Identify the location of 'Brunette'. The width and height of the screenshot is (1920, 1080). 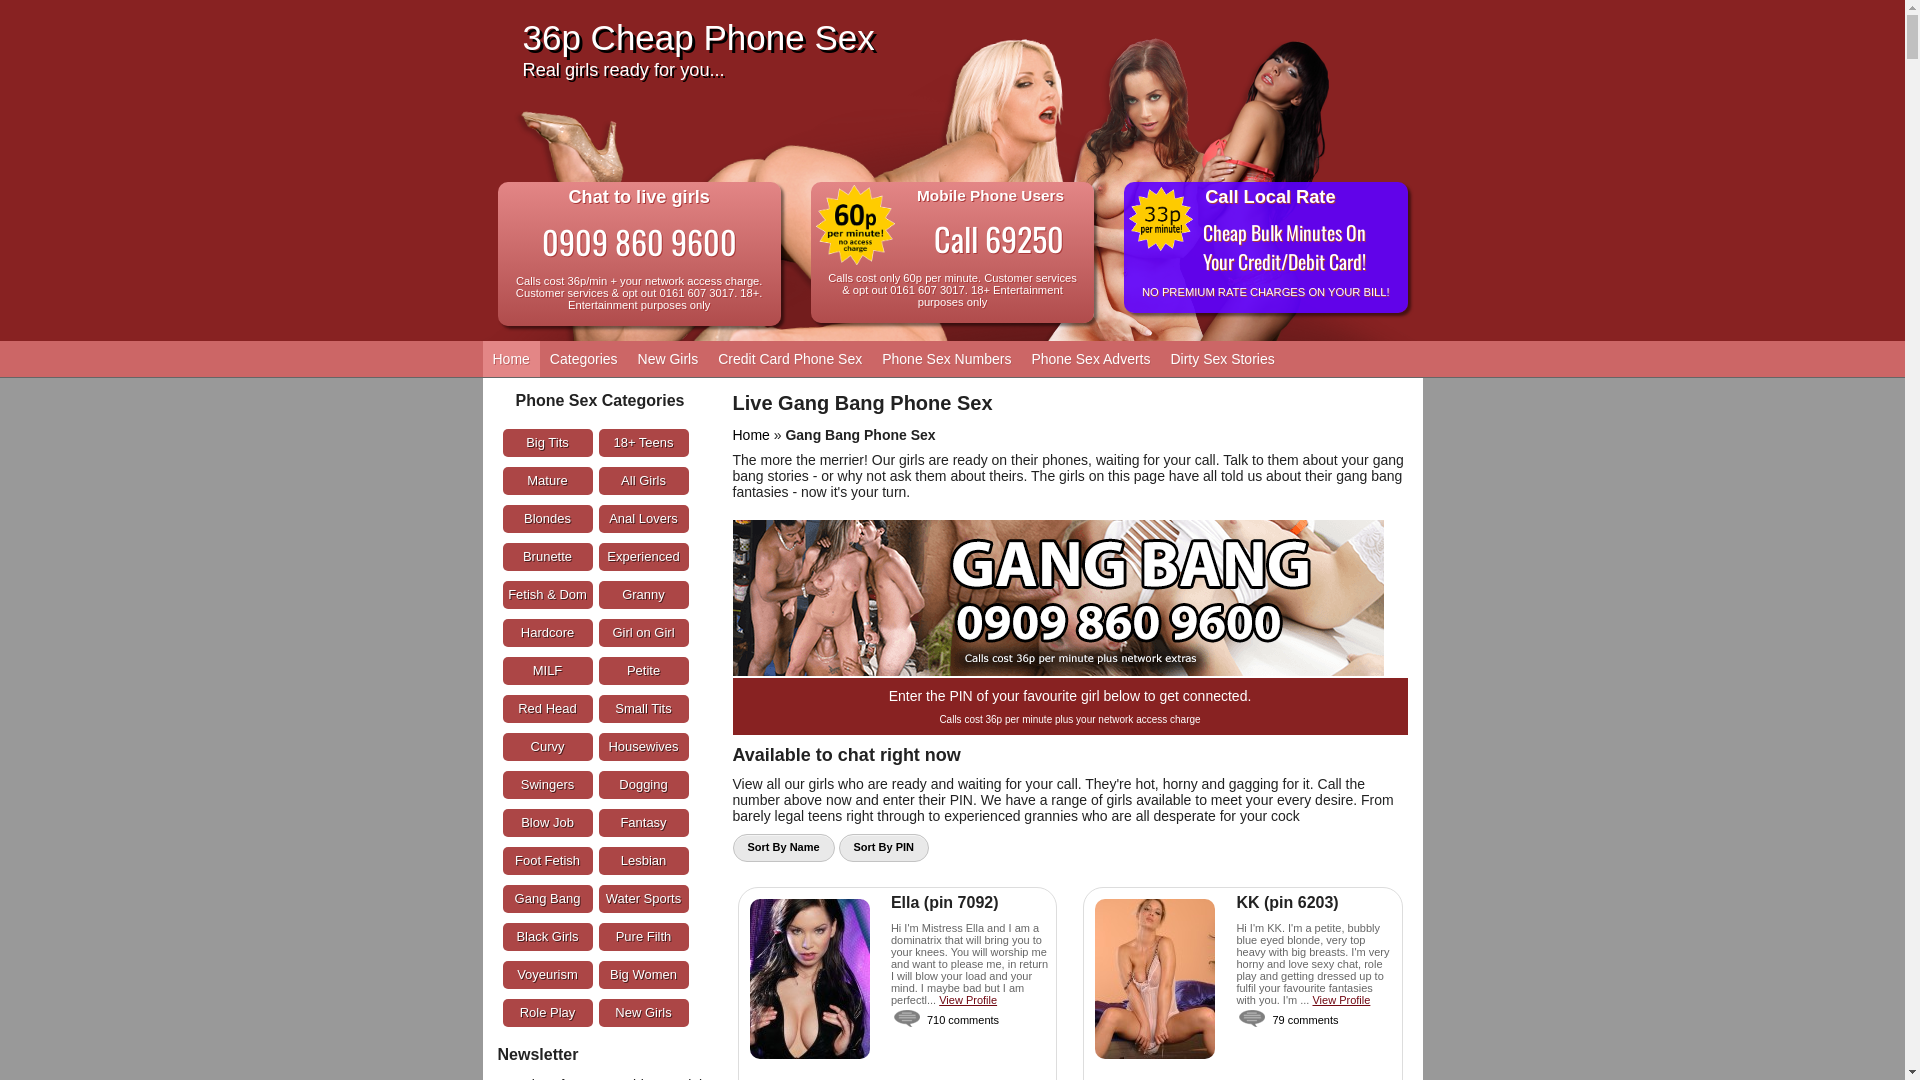
(547, 556).